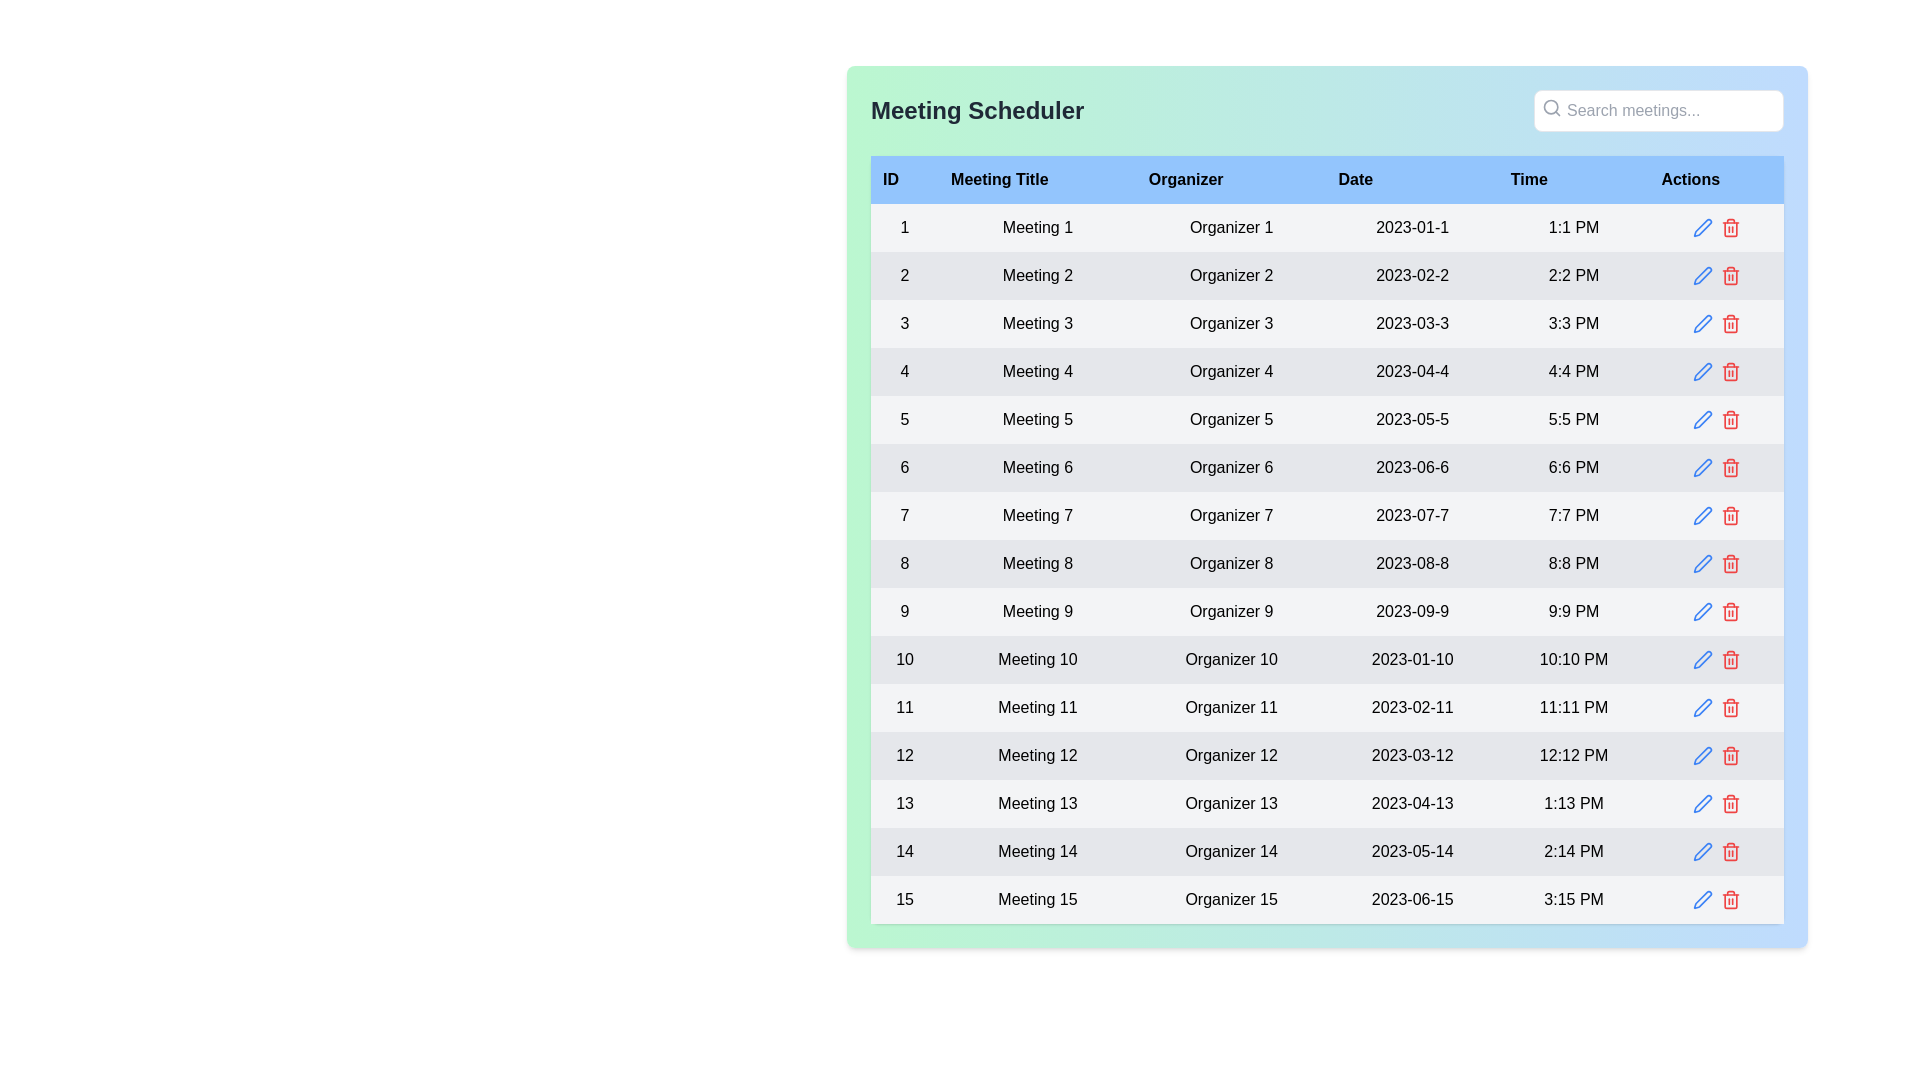 This screenshot has width=1920, height=1080. I want to click on the edit button in the 'Actions' column for 'Meeting 11', so click(1701, 707).